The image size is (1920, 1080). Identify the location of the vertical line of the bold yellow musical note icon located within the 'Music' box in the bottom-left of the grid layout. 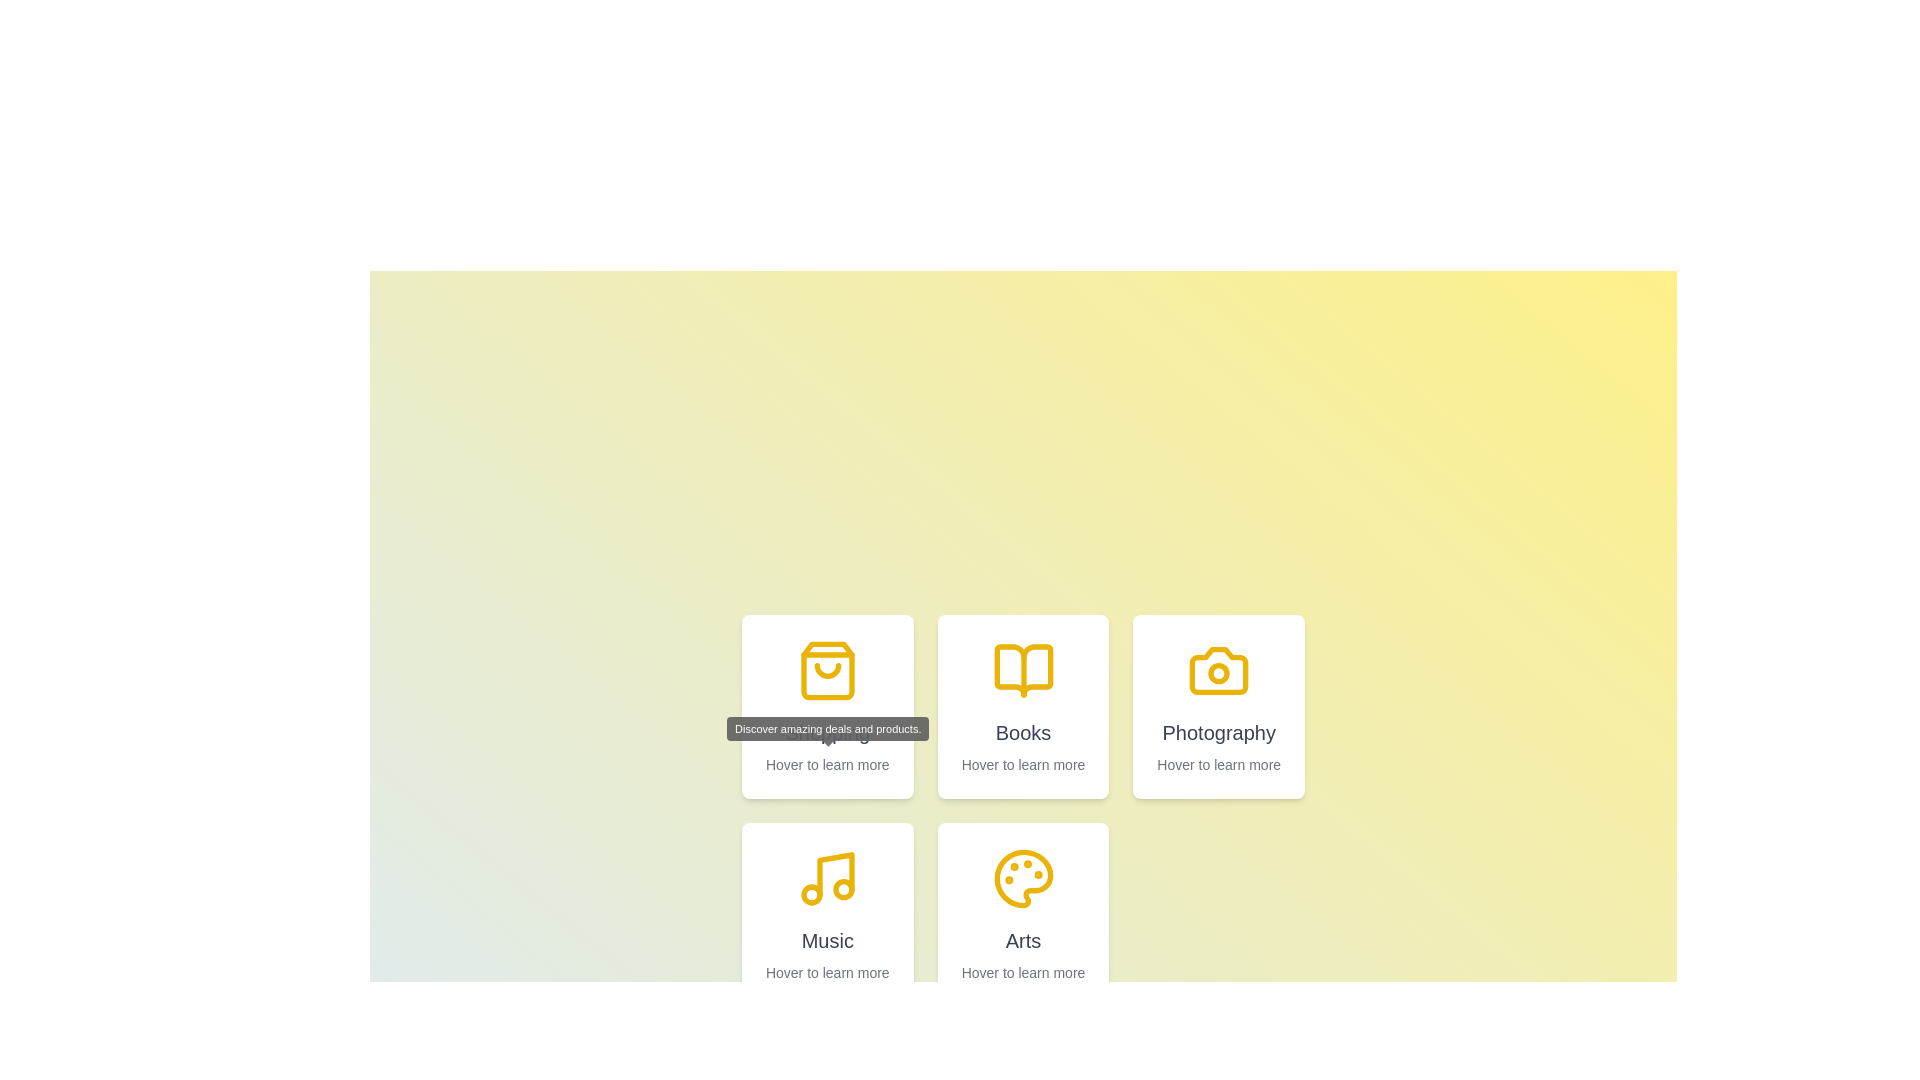
(835, 874).